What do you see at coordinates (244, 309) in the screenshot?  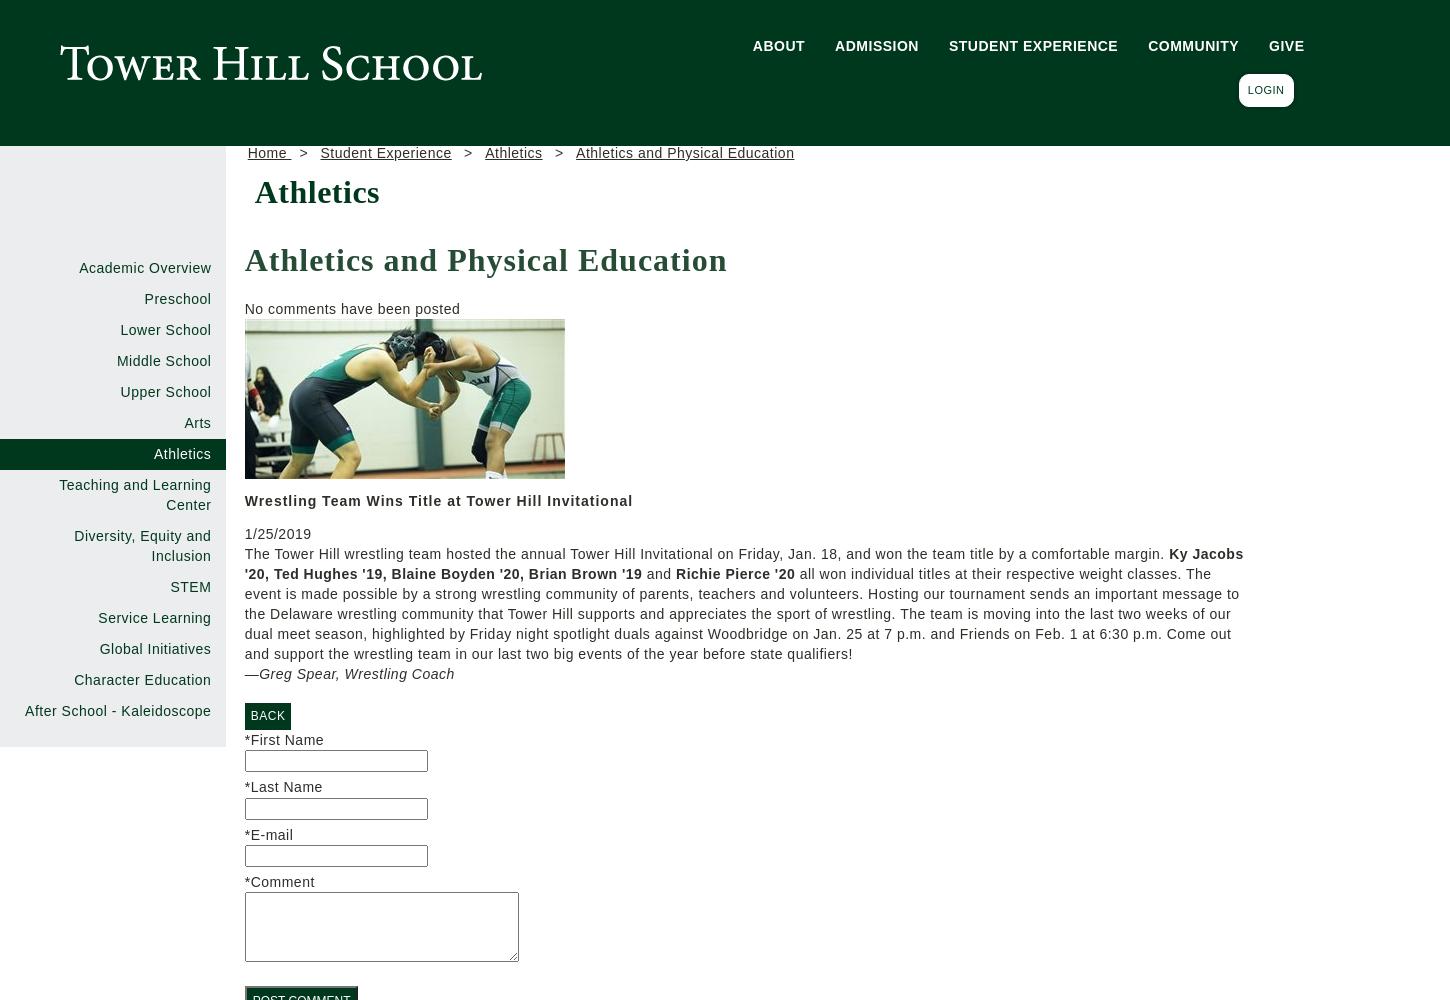 I see `'No comments have been posted'` at bounding box center [244, 309].